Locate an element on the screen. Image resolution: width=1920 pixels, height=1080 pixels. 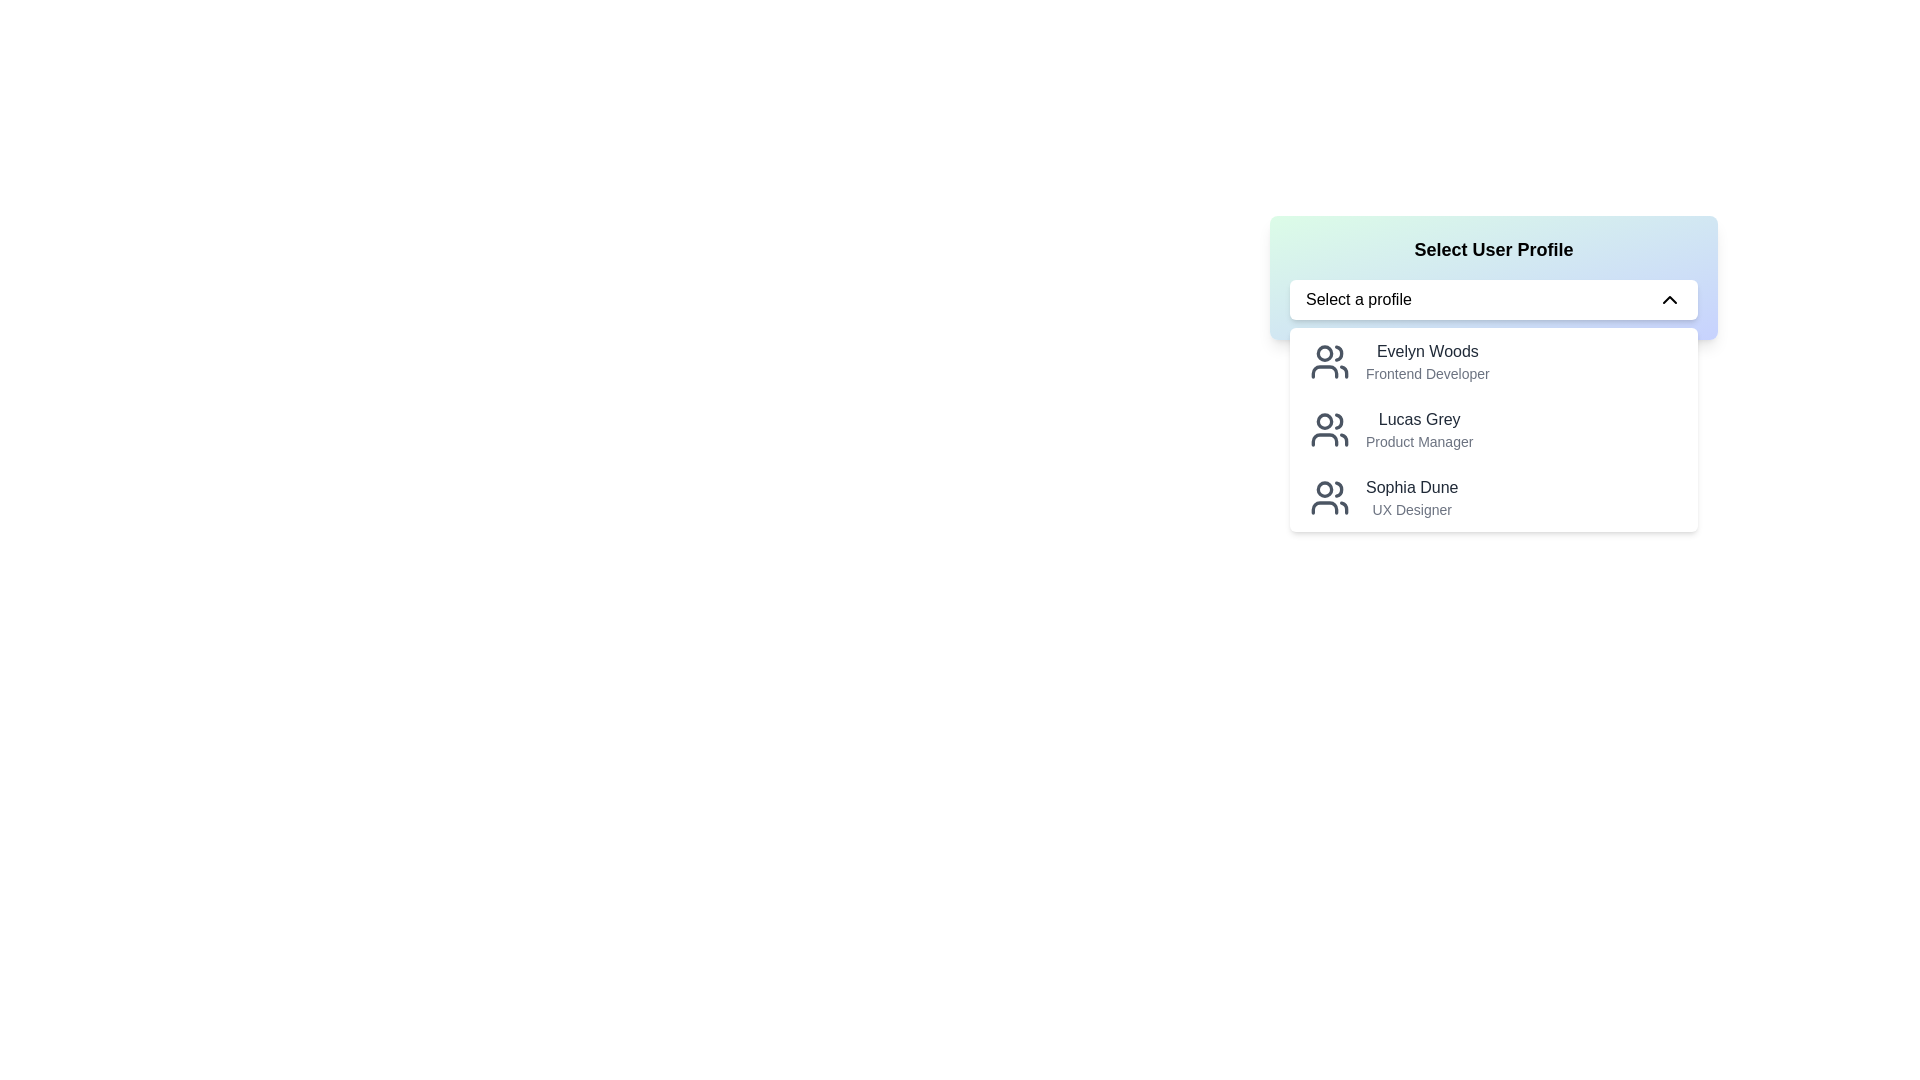
the SVG-based icon representing the profile of 'Lucas Grey', the Product Manager, located in the user profile selection dropdown menu, which is the second item in the sequence is located at coordinates (1329, 428).